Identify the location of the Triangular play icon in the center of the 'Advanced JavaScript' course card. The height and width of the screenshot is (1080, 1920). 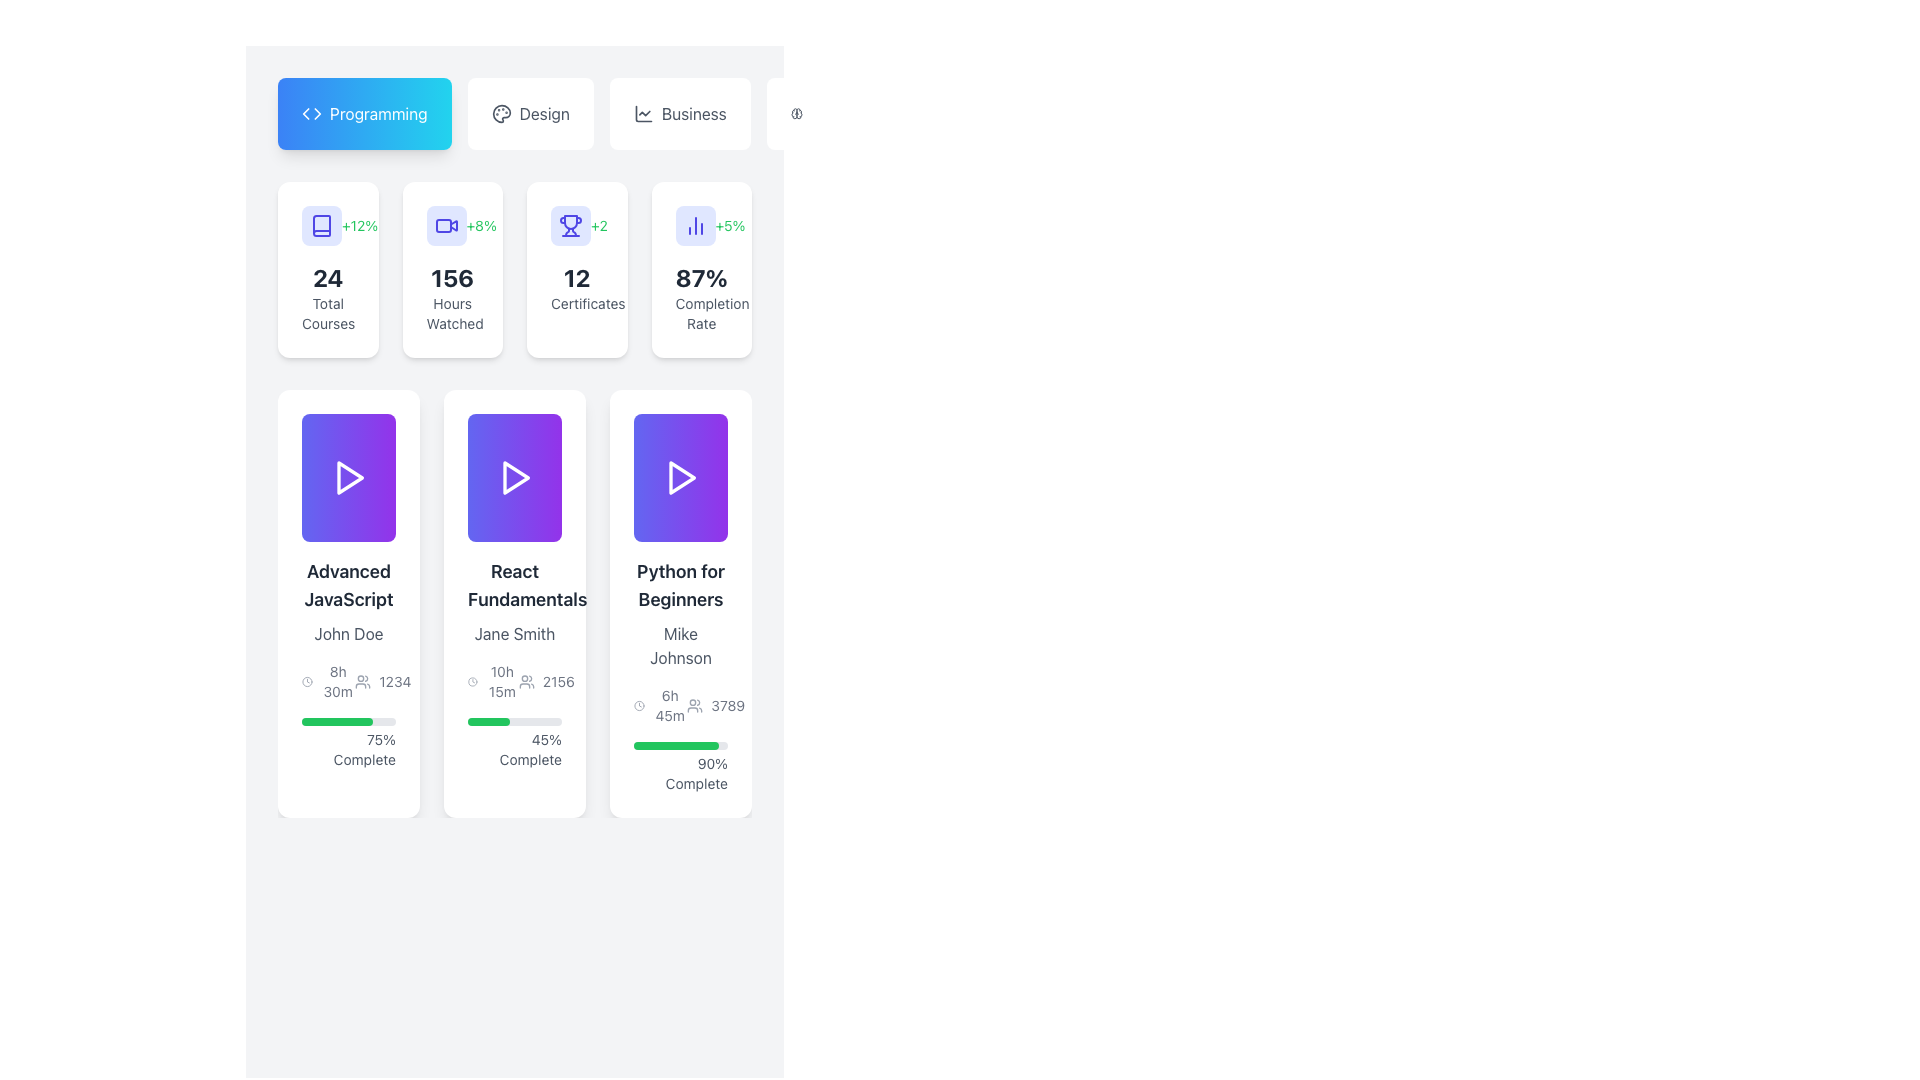
(350, 478).